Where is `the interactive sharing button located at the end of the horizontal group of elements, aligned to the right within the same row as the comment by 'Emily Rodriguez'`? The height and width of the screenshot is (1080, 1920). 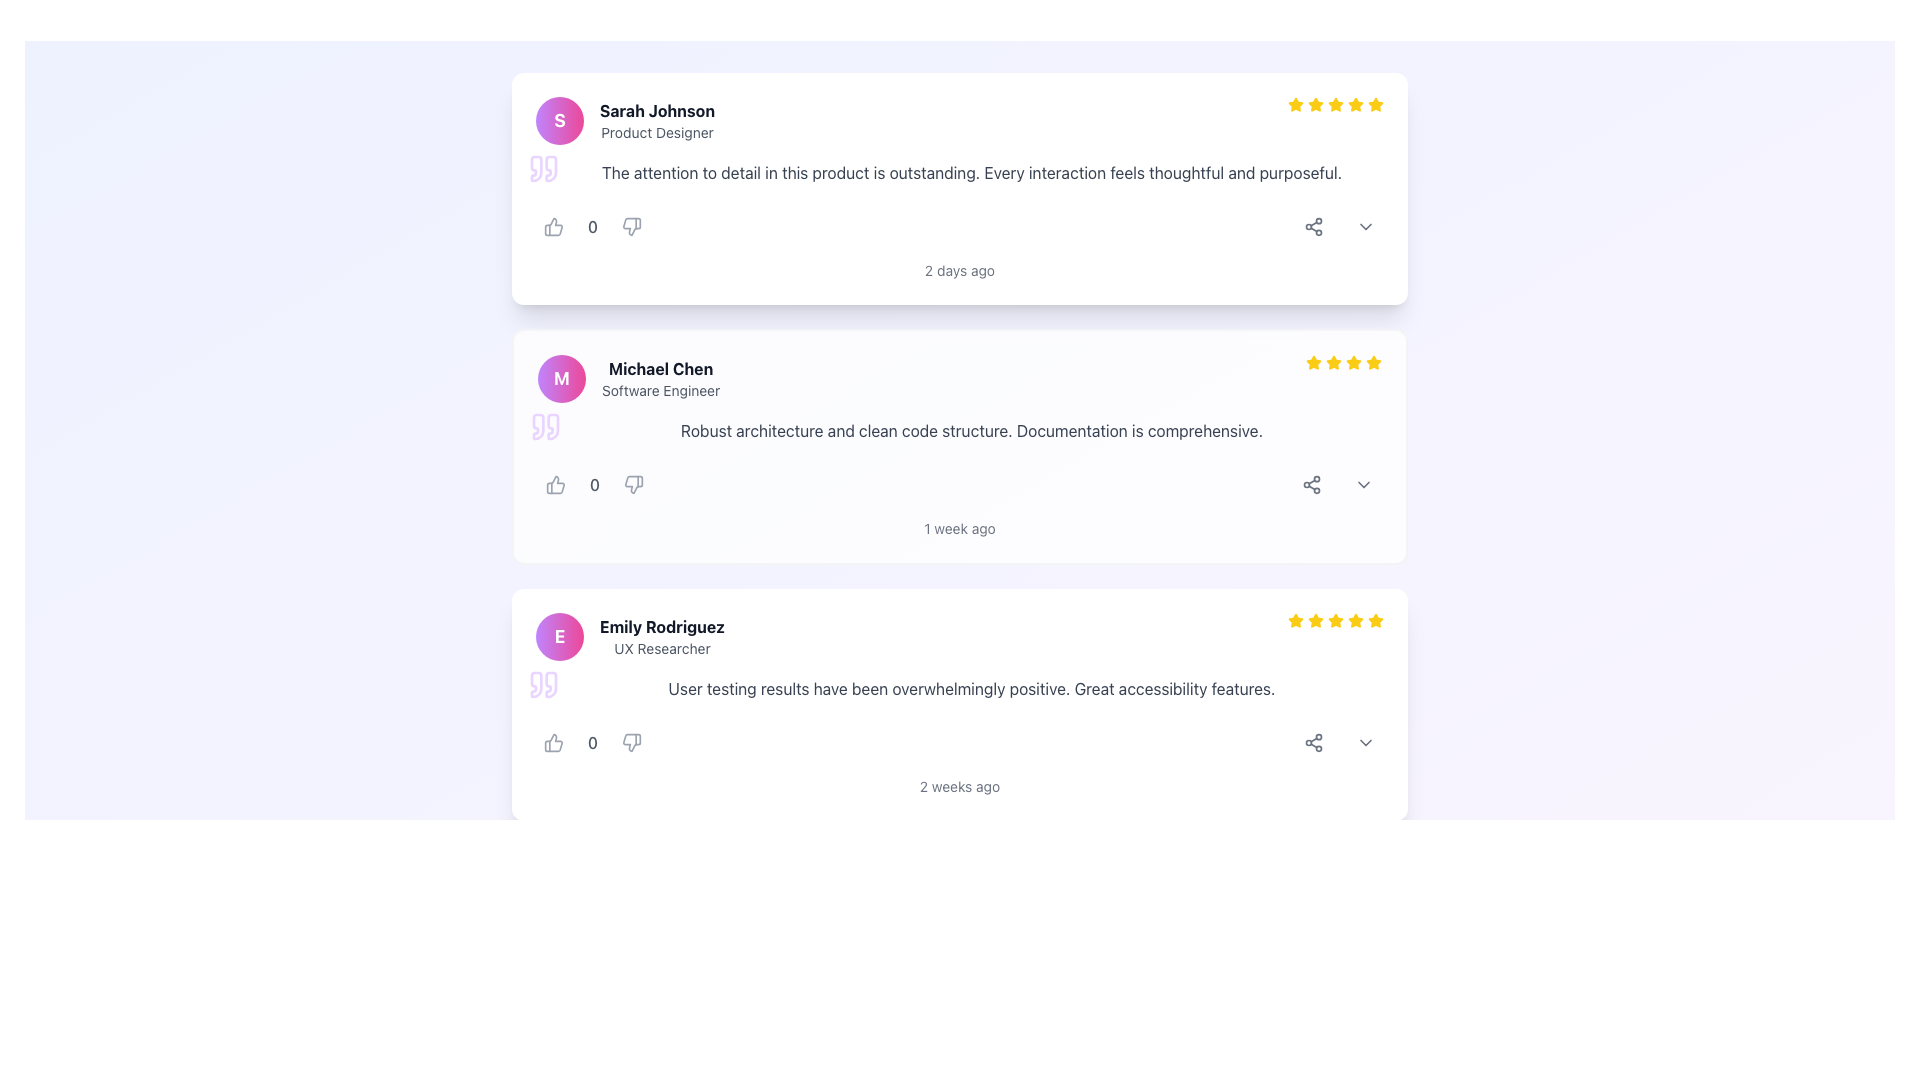 the interactive sharing button located at the end of the horizontal group of elements, aligned to the right within the same row as the comment by 'Emily Rodriguez' is located at coordinates (1314, 743).